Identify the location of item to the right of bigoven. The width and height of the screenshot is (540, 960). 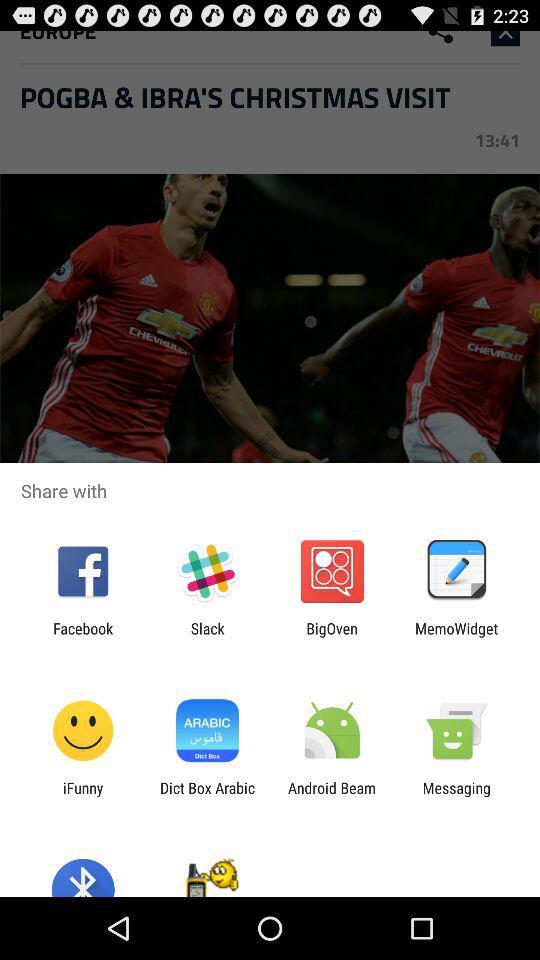
(456, 636).